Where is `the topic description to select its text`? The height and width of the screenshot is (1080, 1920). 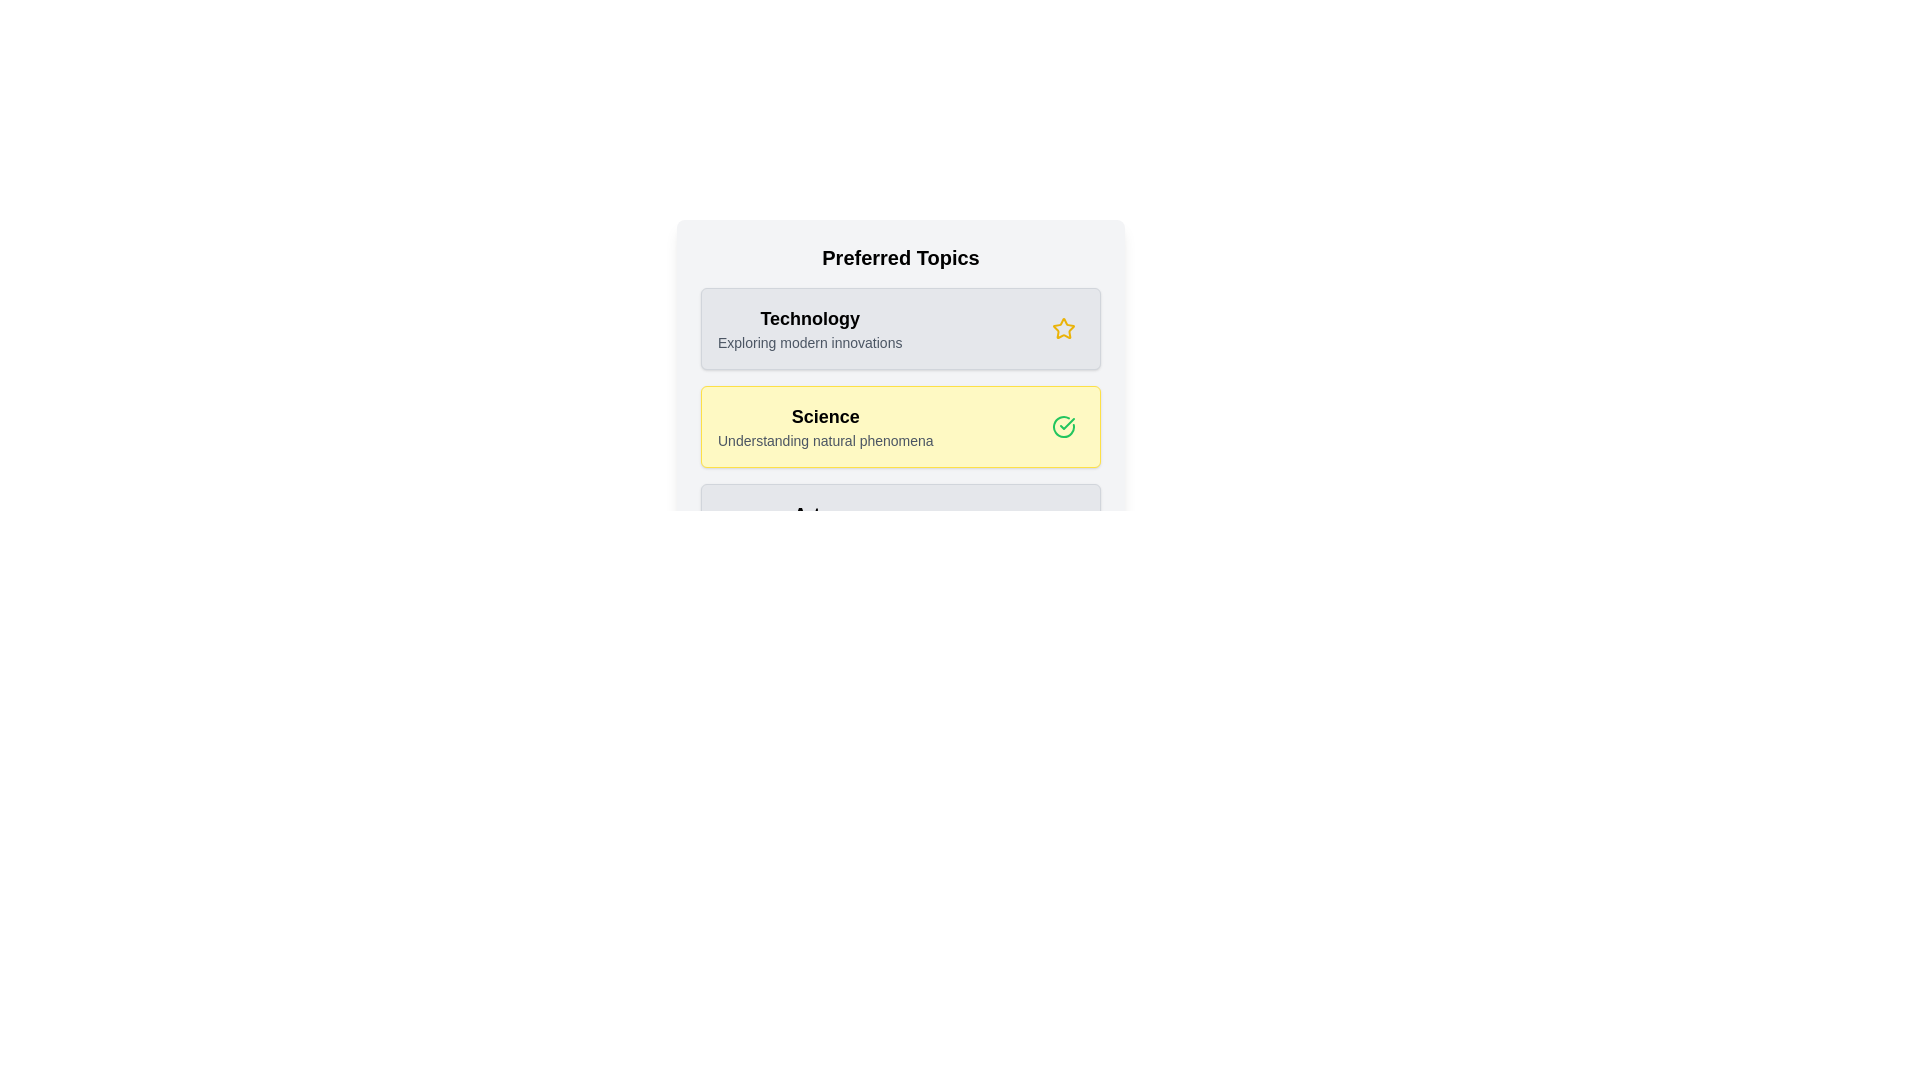
the topic description to select its text is located at coordinates (810, 342).